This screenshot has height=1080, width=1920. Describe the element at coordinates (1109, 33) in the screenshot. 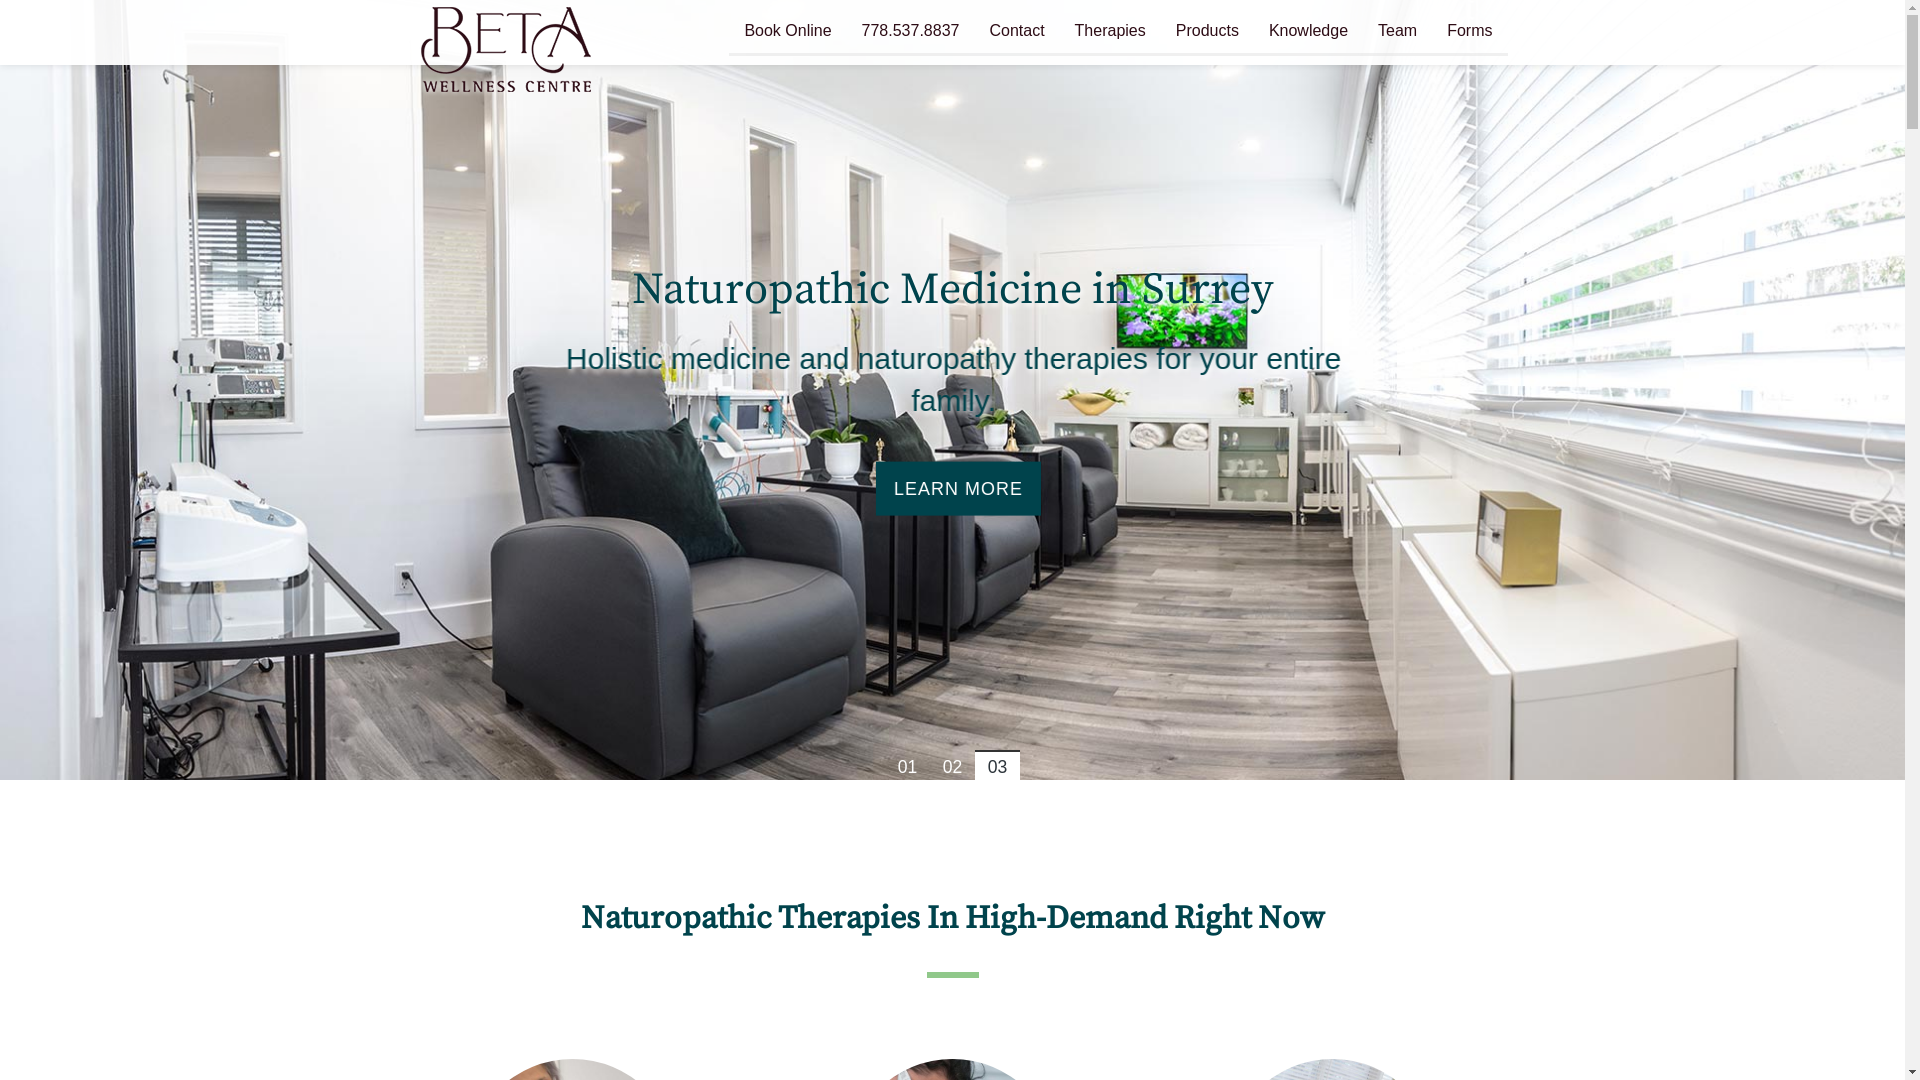

I see `'Therapies'` at that location.